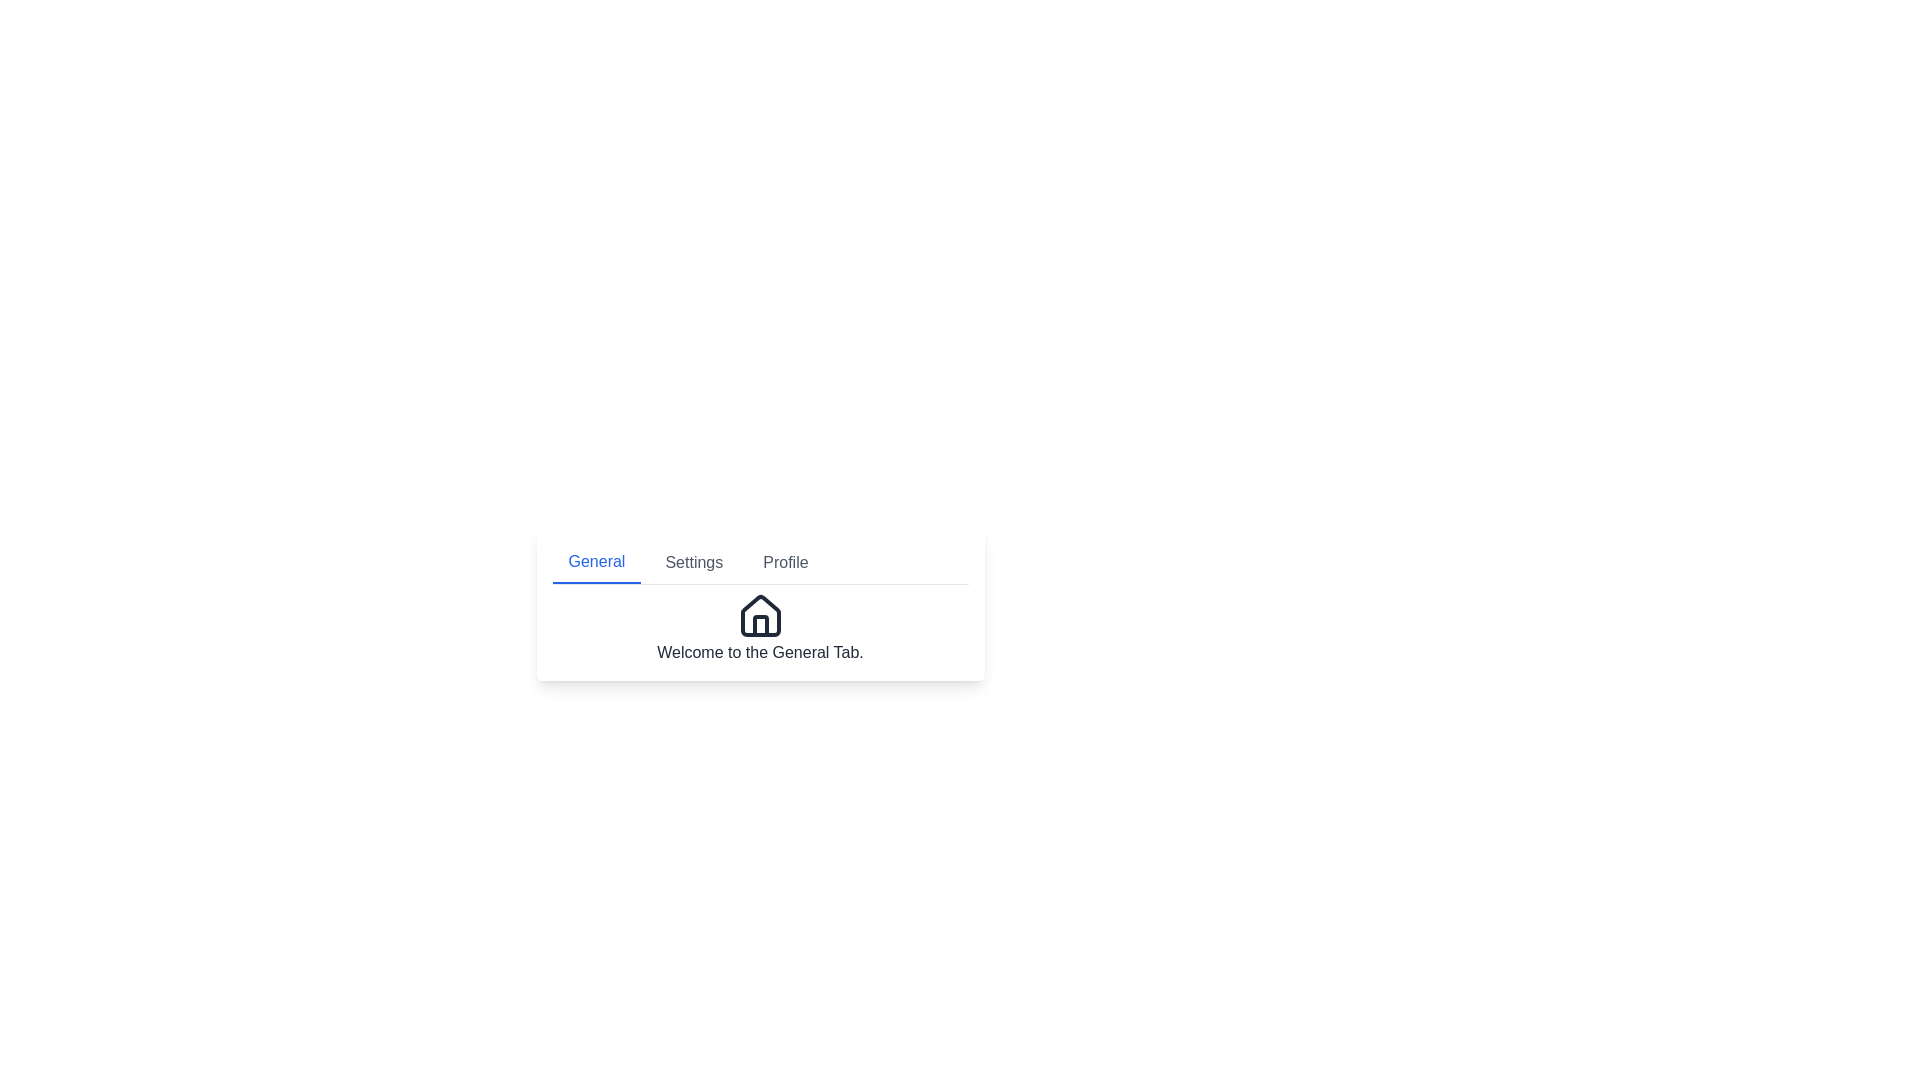  I want to click on the 'General' section icon located centrally at the bottom area of the 'General' tab interface, above the text 'Welcome to the General Tab.', so click(759, 615).